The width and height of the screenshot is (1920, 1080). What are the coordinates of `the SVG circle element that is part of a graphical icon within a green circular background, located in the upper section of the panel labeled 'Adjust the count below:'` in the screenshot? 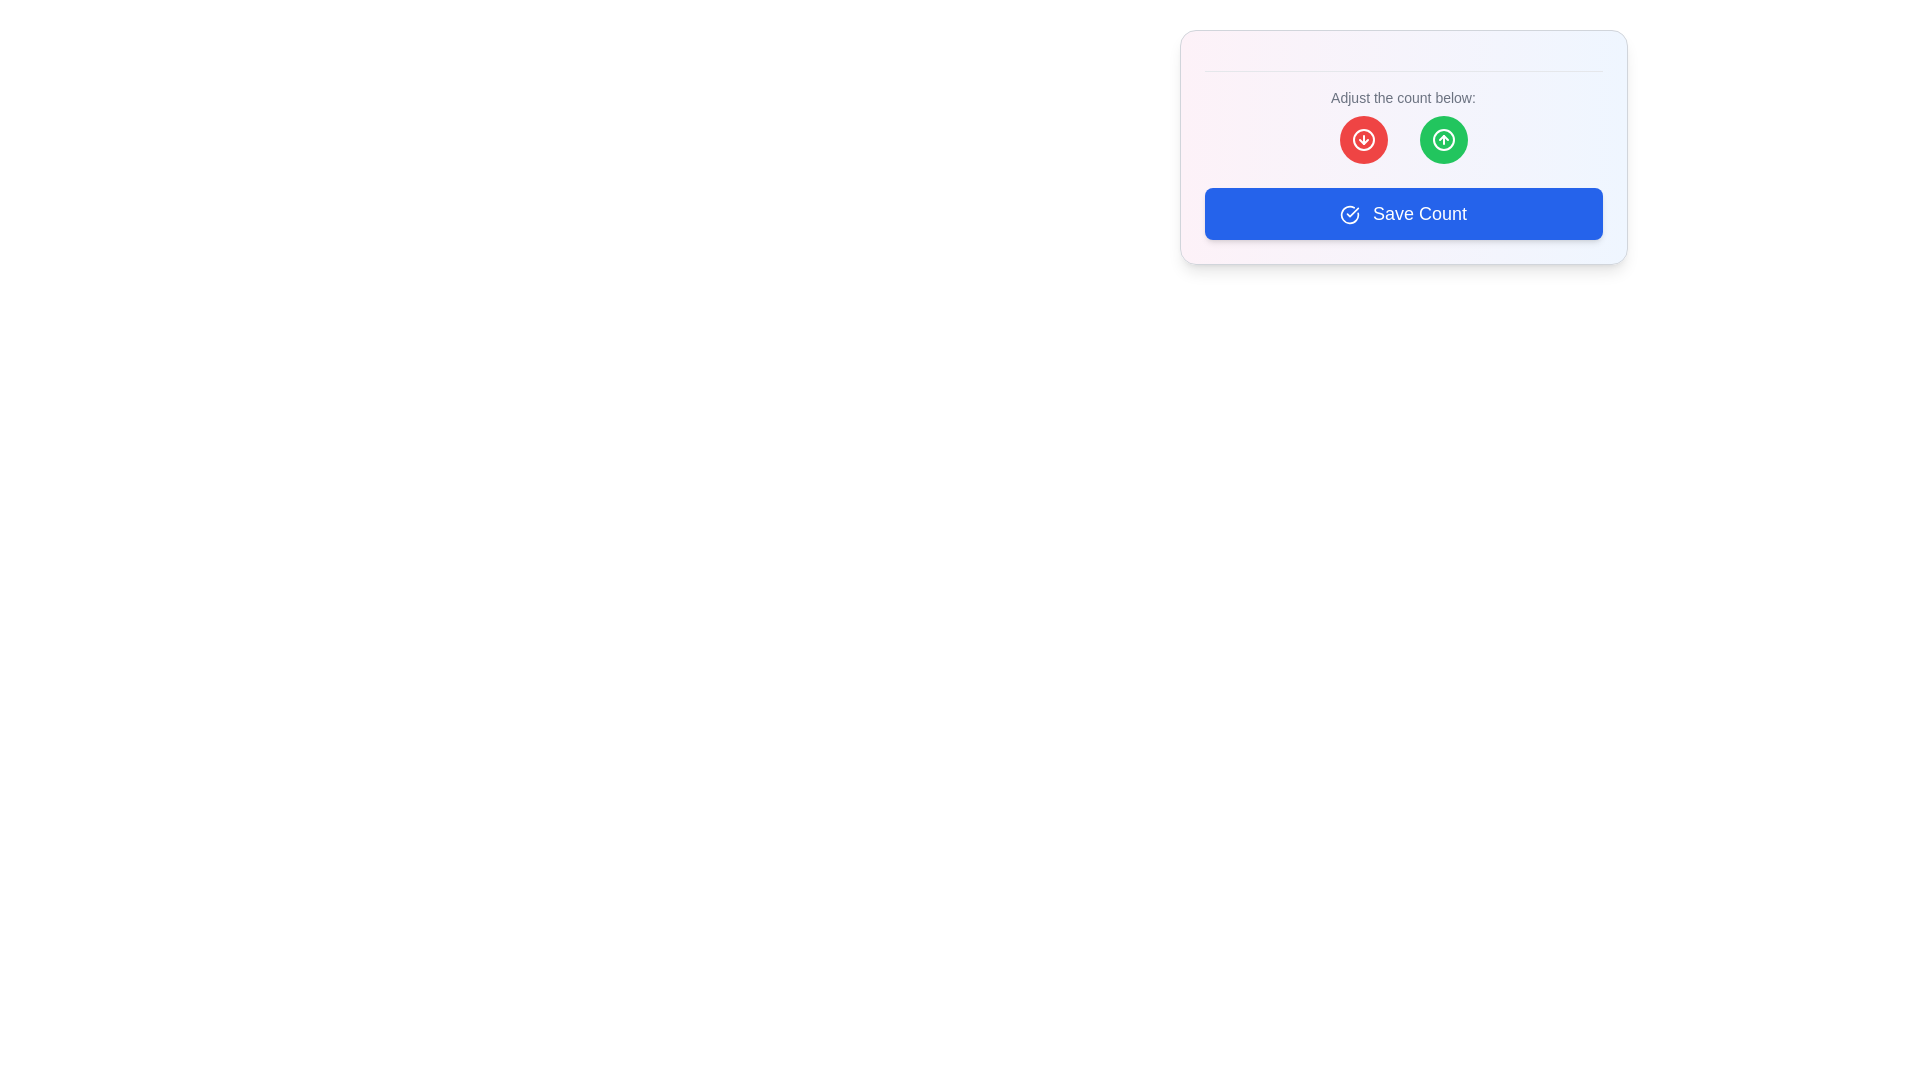 It's located at (1443, 138).